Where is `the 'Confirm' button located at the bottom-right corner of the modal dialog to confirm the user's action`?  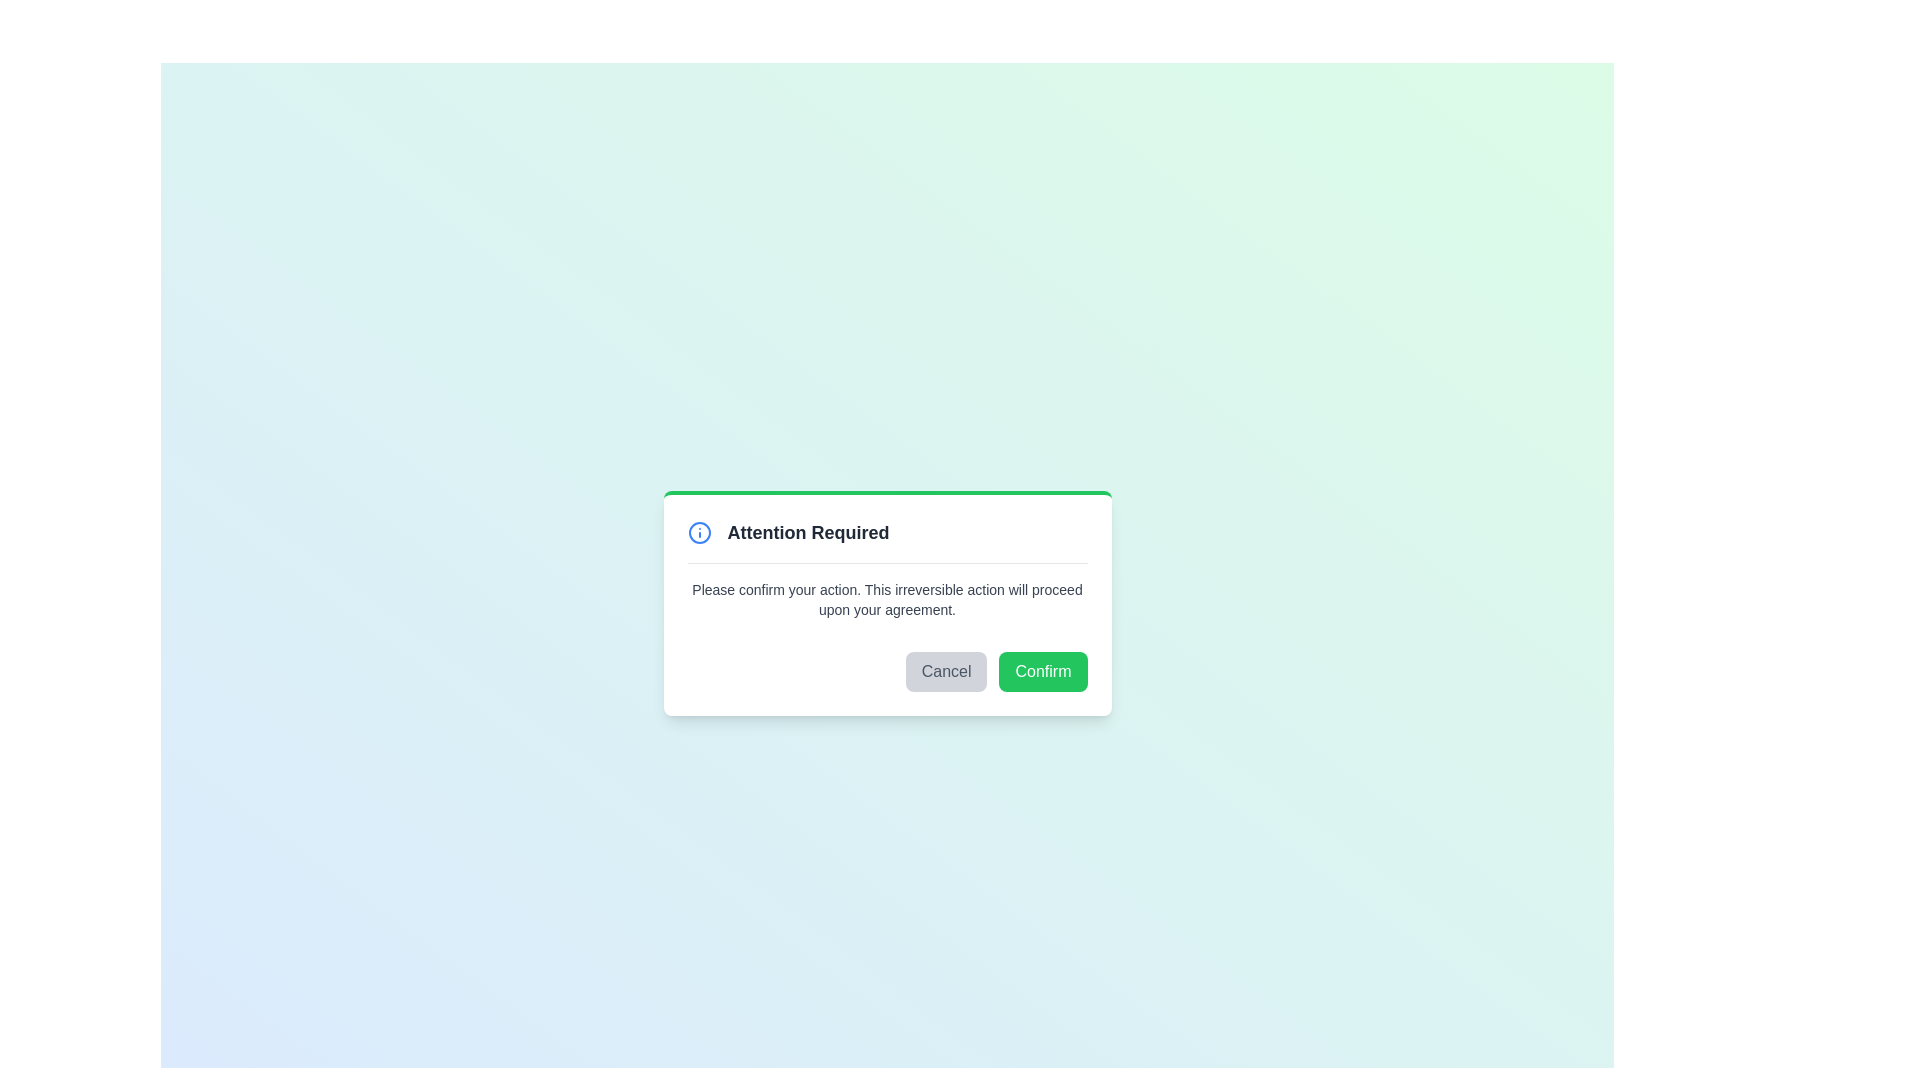 the 'Confirm' button located at the bottom-right corner of the modal dialog to confirm the user's action is located at coordinates (1042, 671).